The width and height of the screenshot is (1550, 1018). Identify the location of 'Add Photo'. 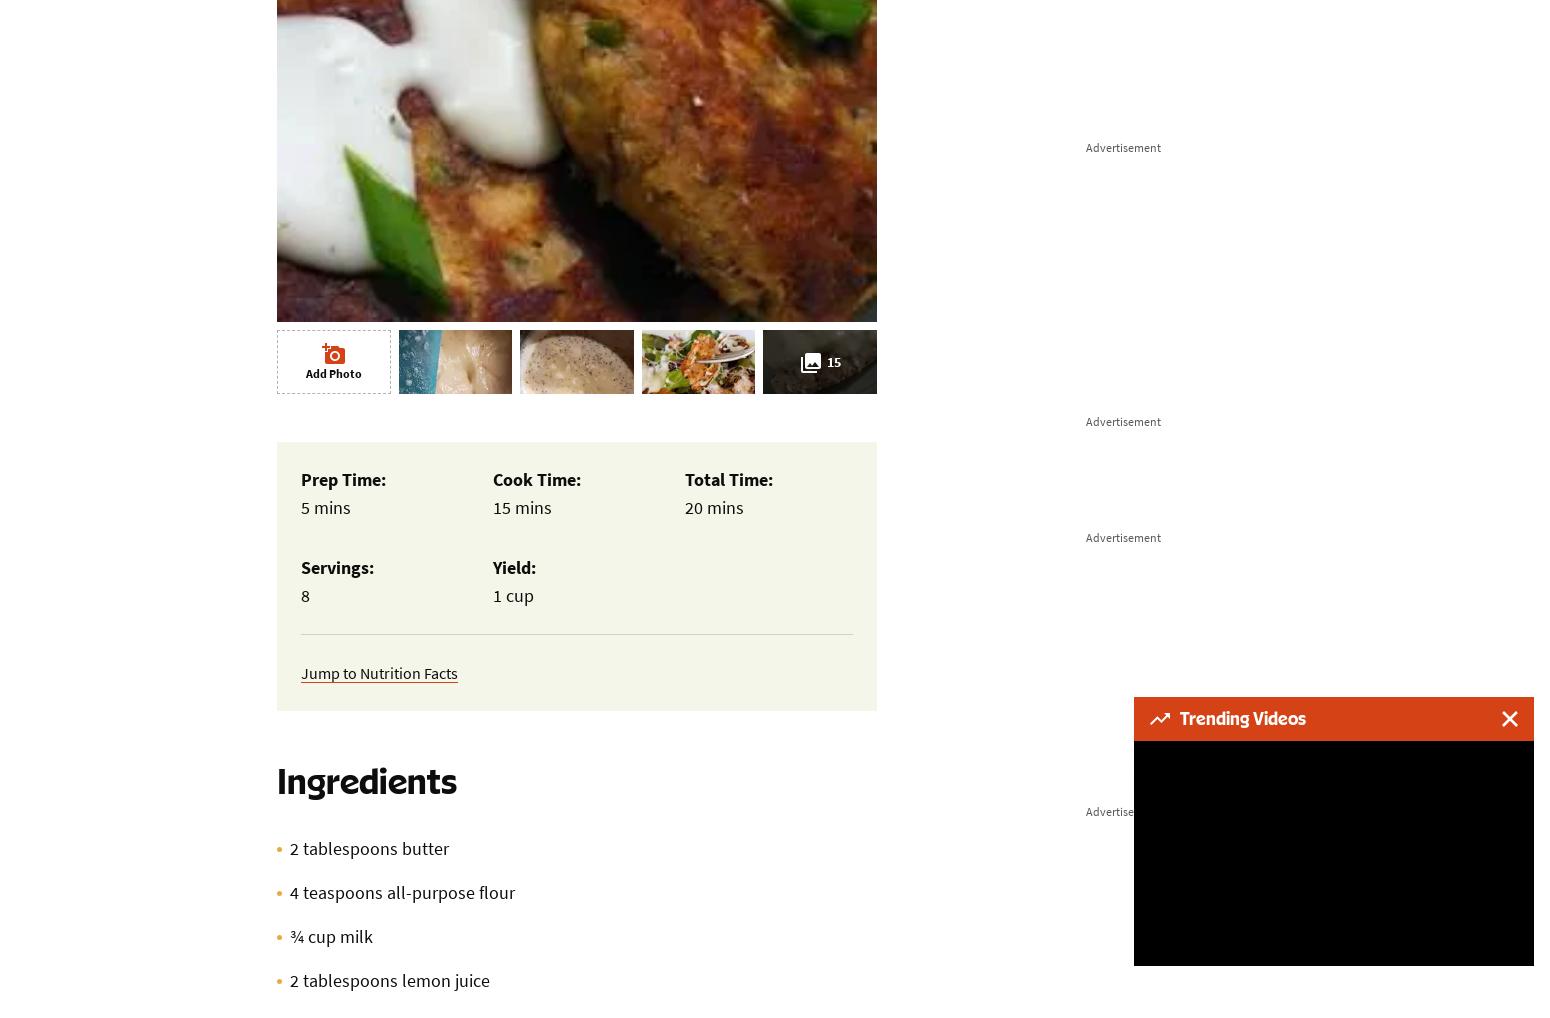
(331, 373).